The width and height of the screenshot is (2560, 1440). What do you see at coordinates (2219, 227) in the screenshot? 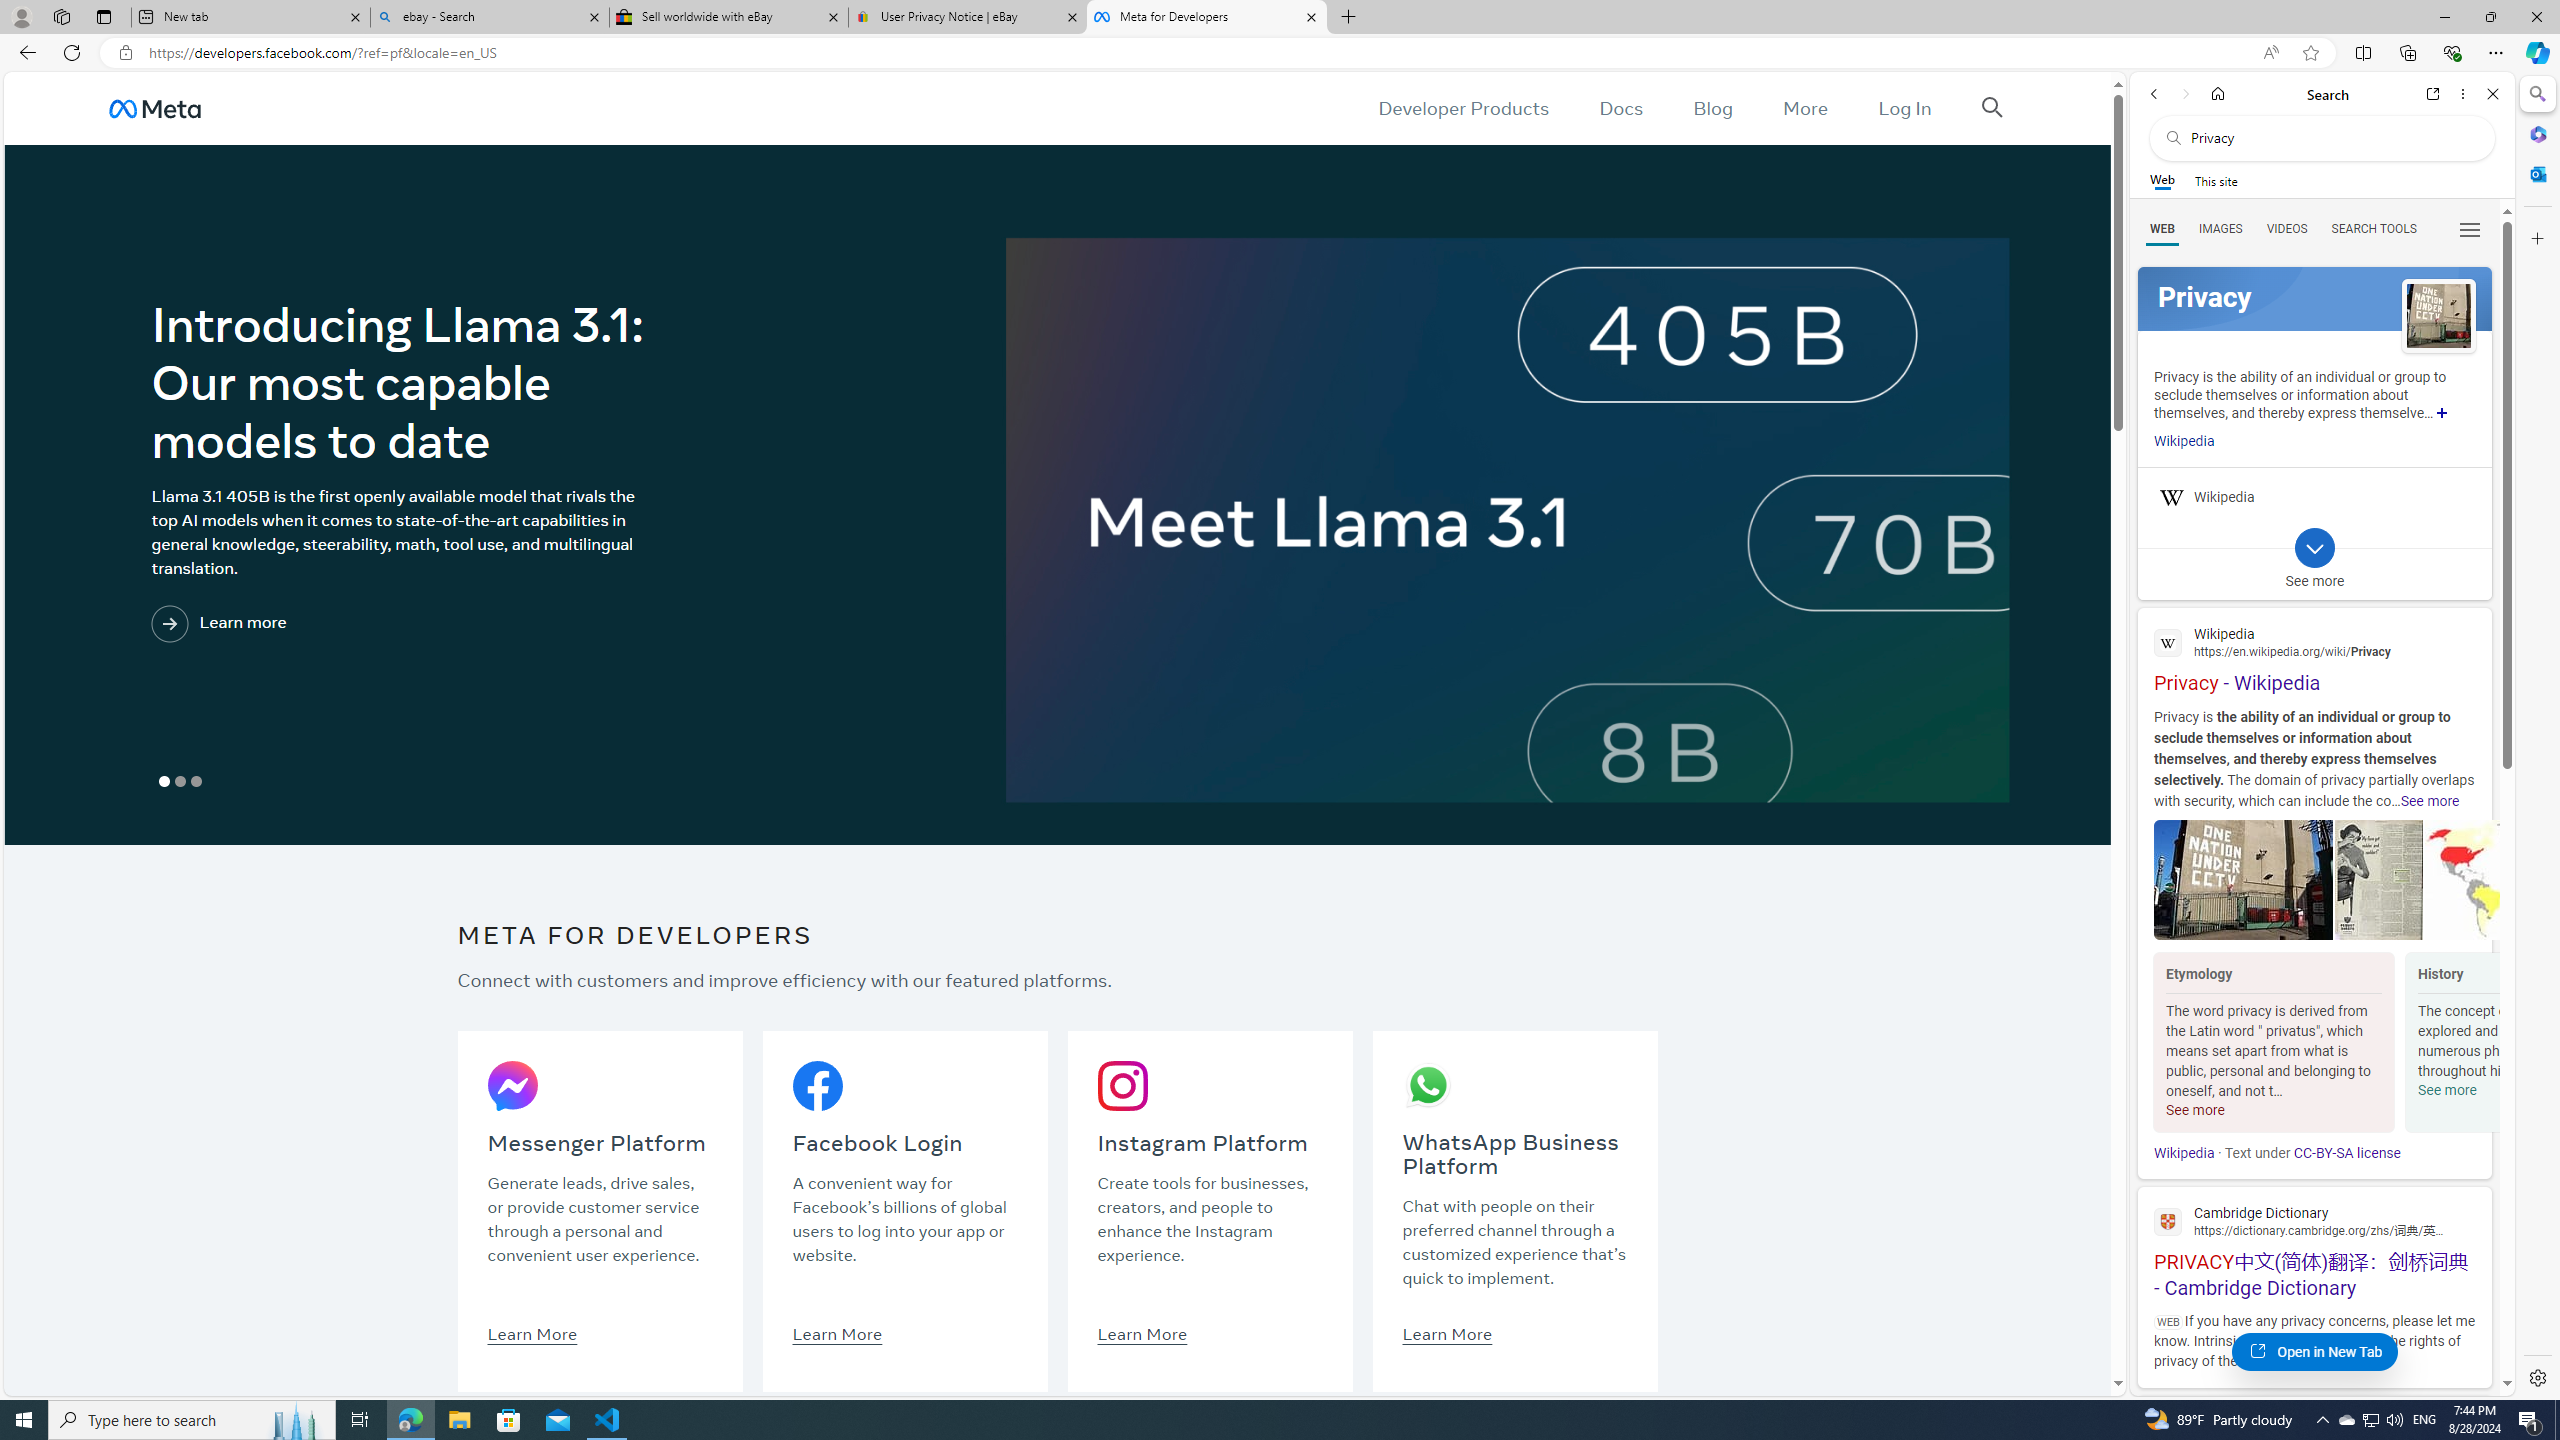
I see `'Search Filter, IMAGES'` at bounding box center [2219, 227].